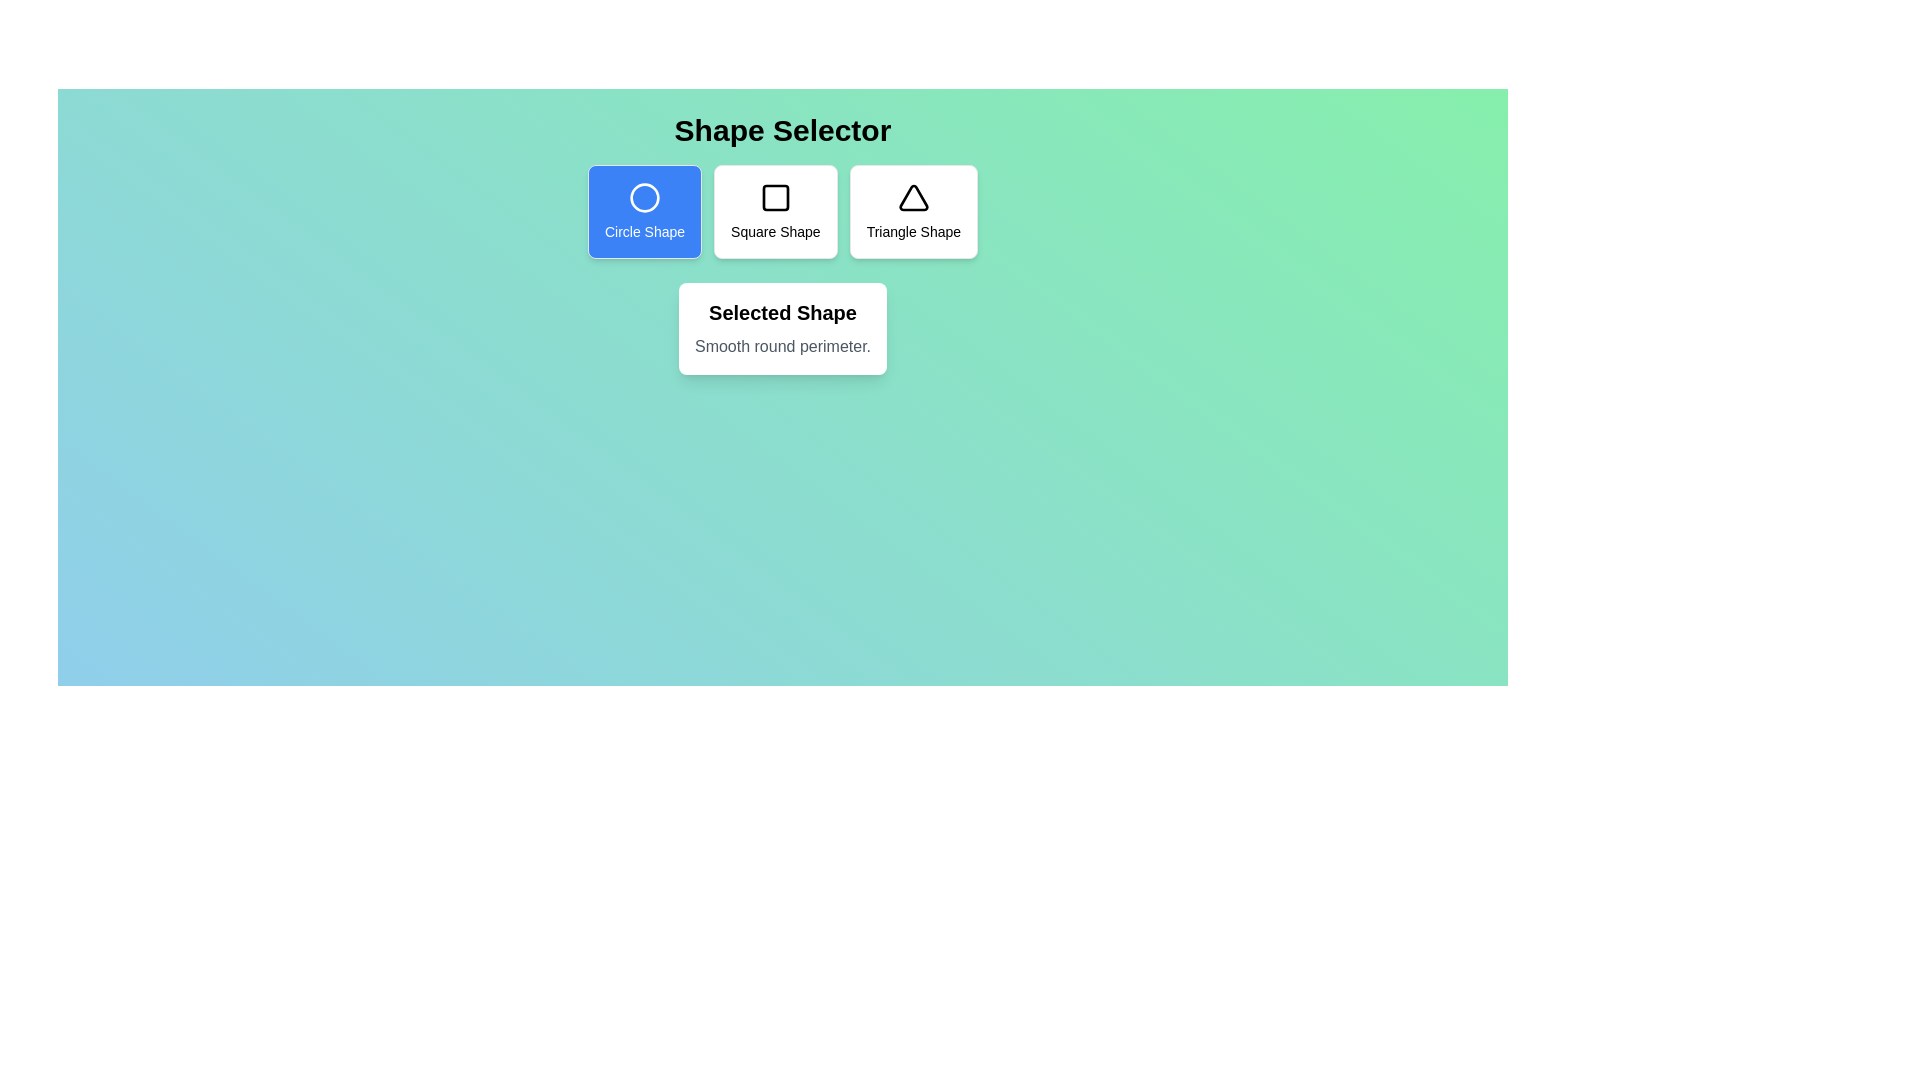 This screenshot has height=1080, width=1920. Describe the element at coordinates (781, 131) in the screenshot. I see `the center of the header text labeled 'Shape Selector'` at that location.